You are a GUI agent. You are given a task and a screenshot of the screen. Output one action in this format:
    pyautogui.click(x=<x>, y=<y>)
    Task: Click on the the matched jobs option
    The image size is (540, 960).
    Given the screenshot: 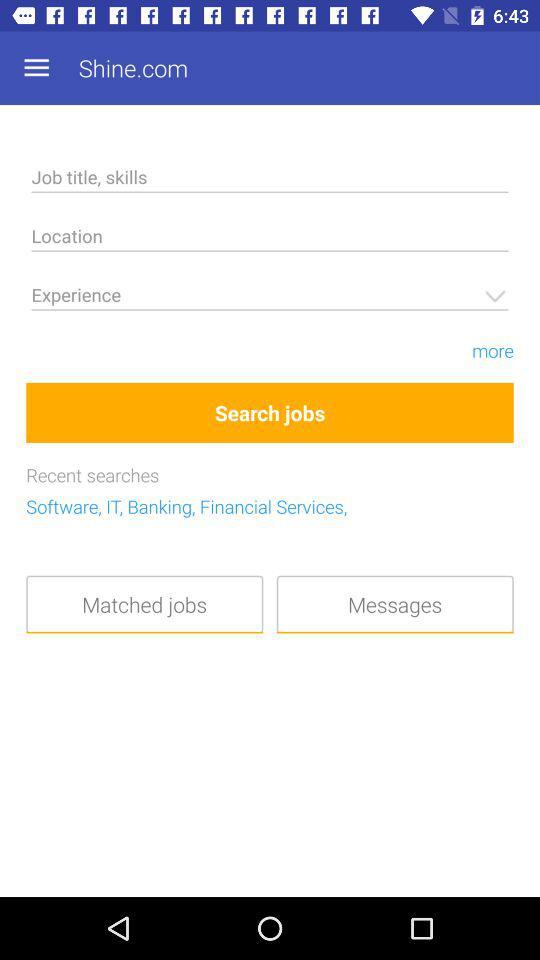 What is the action you would take?
    pyautogui.click(x=143, y=603)
    